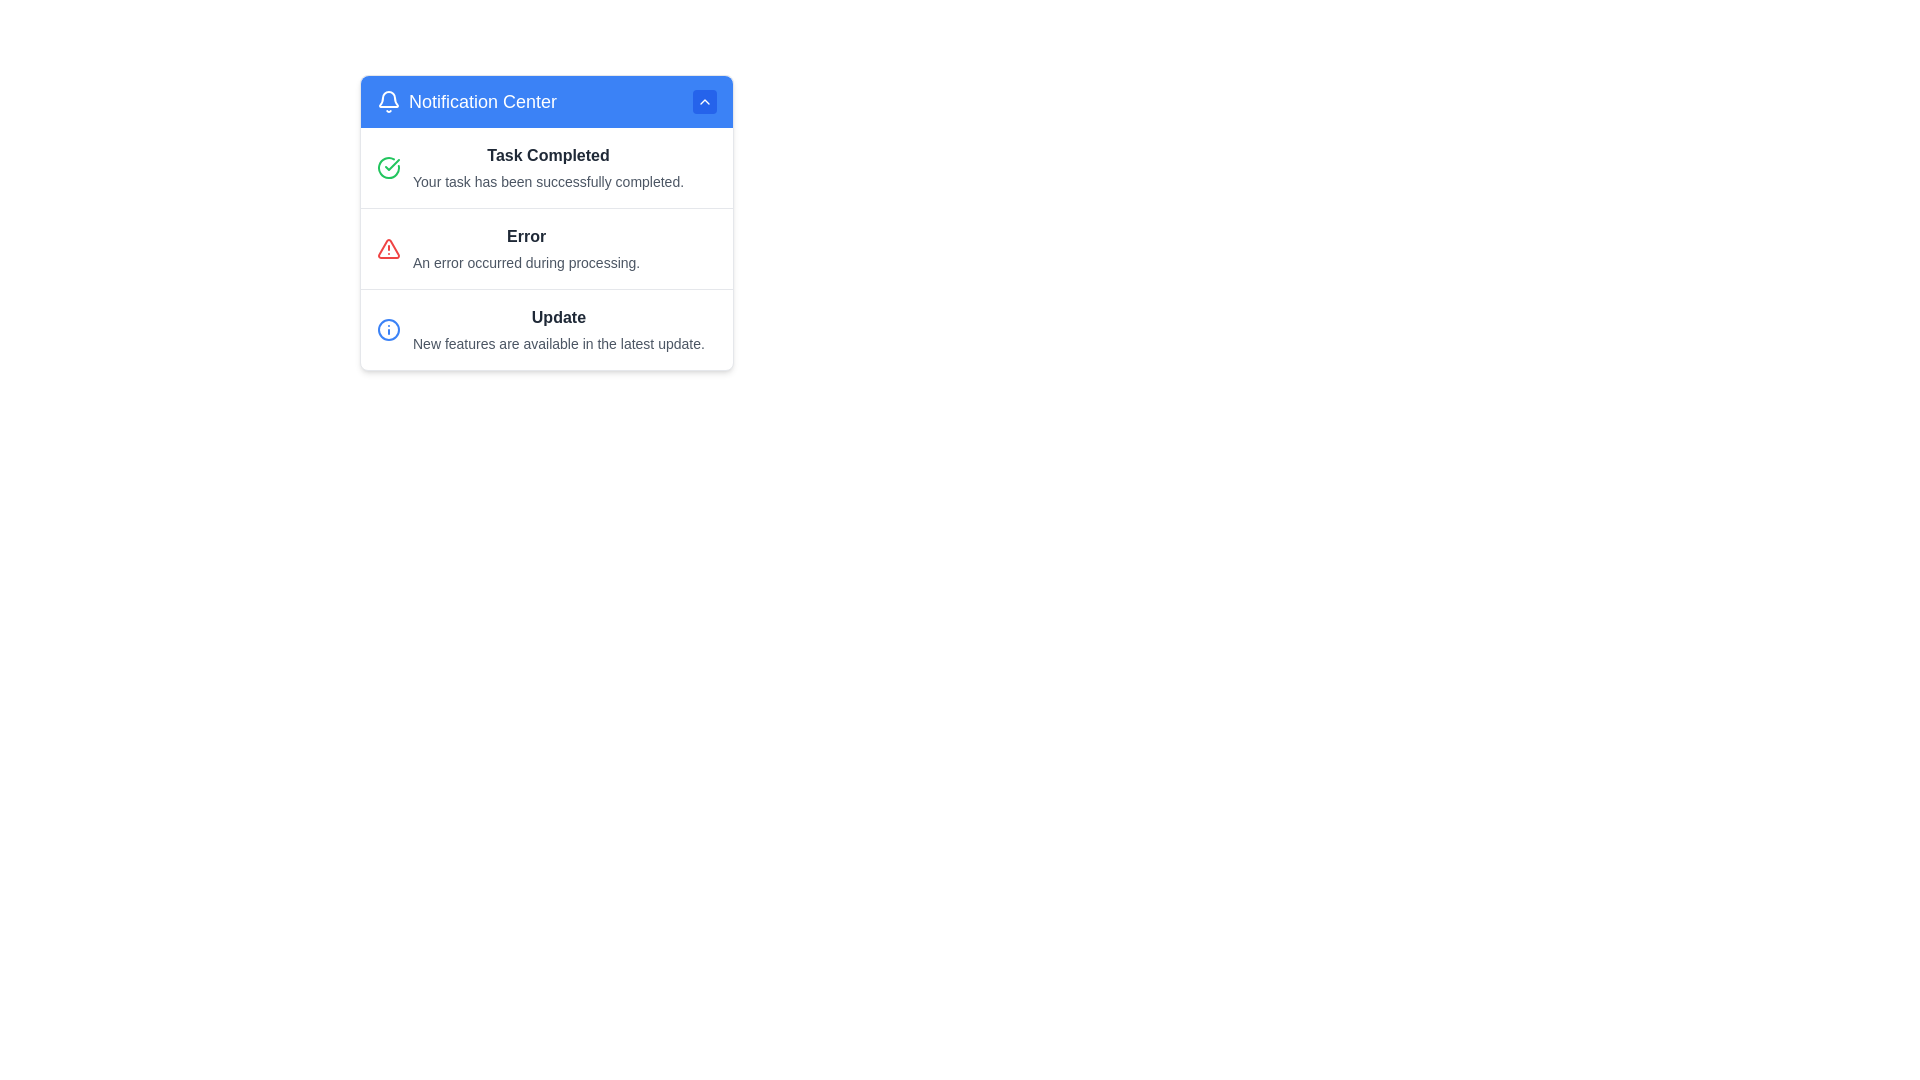  I want to click on the bold, dark gray text displaying 'Task Completed' located in the header section of the notification box, so click(548, 154).